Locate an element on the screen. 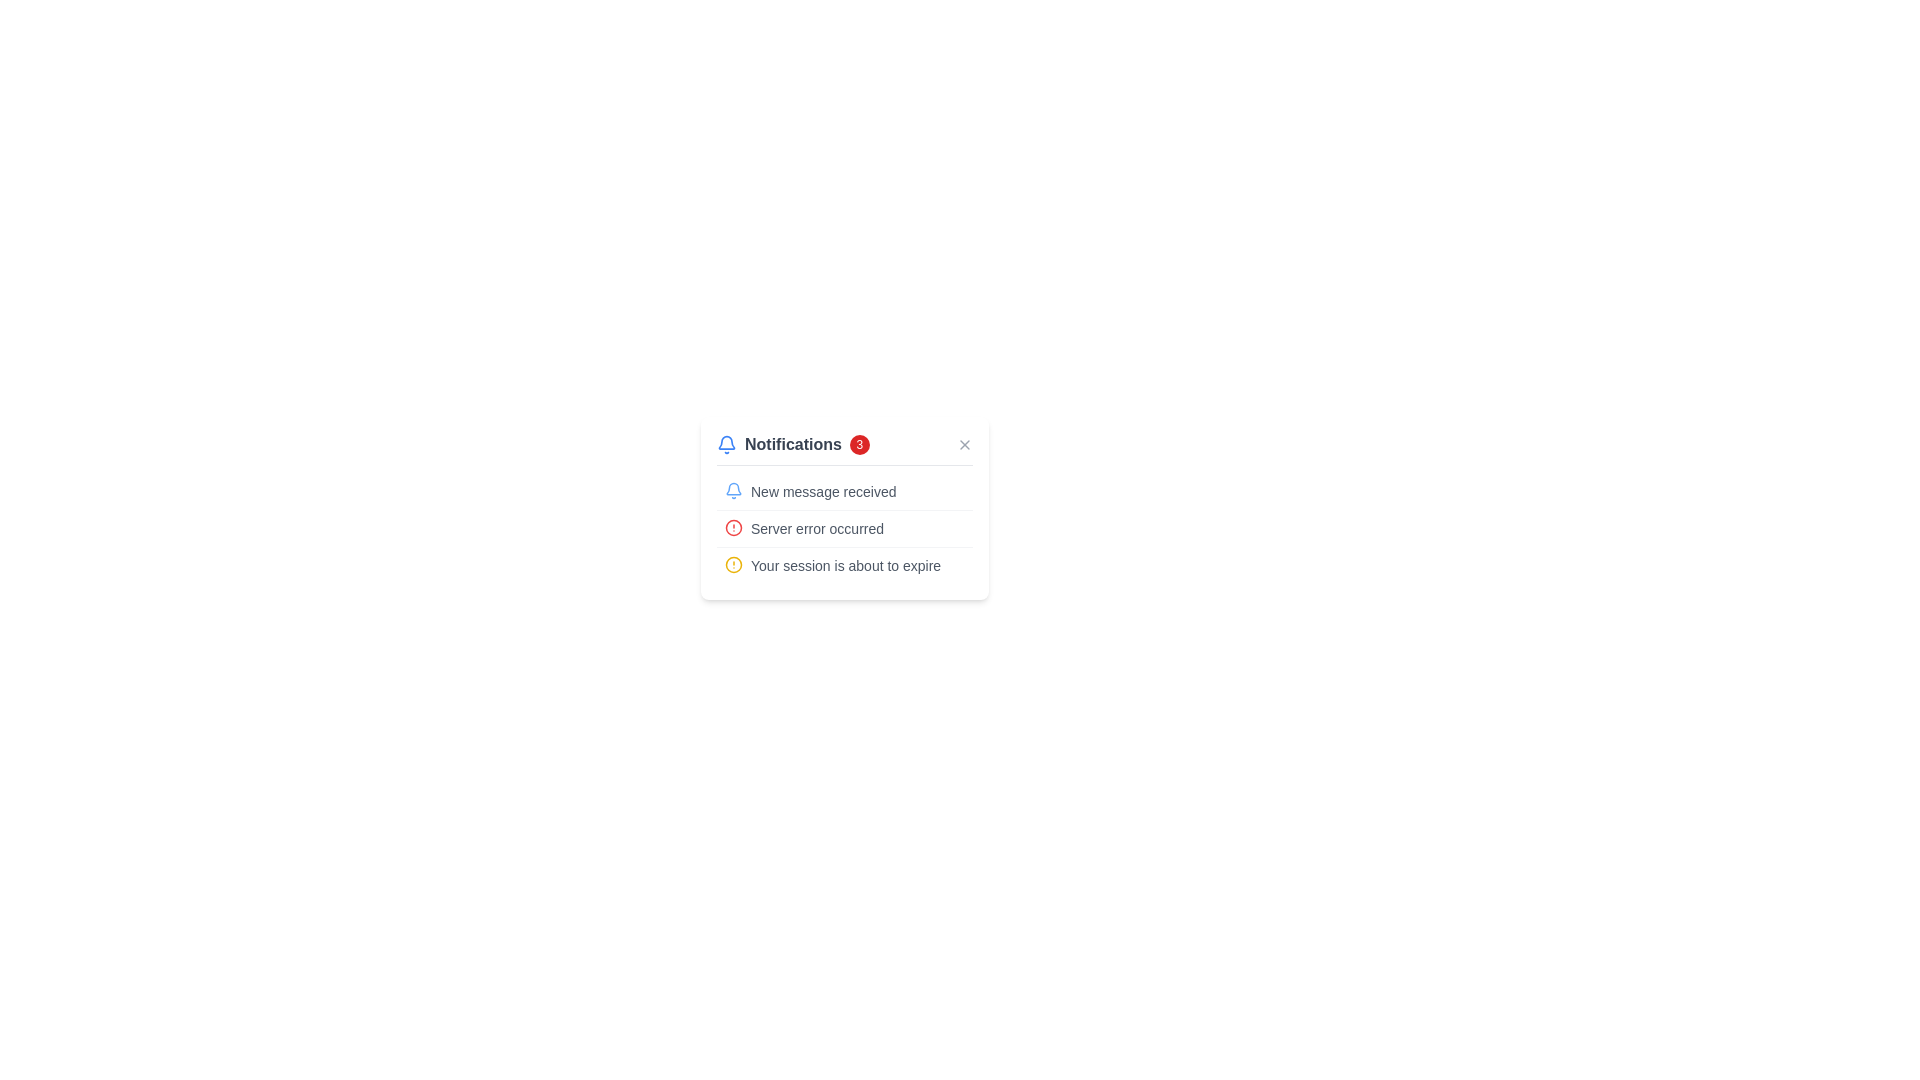  the bell icon's base element within the notifications popup, which visually represents notifications is located at coordinates (725, 441).